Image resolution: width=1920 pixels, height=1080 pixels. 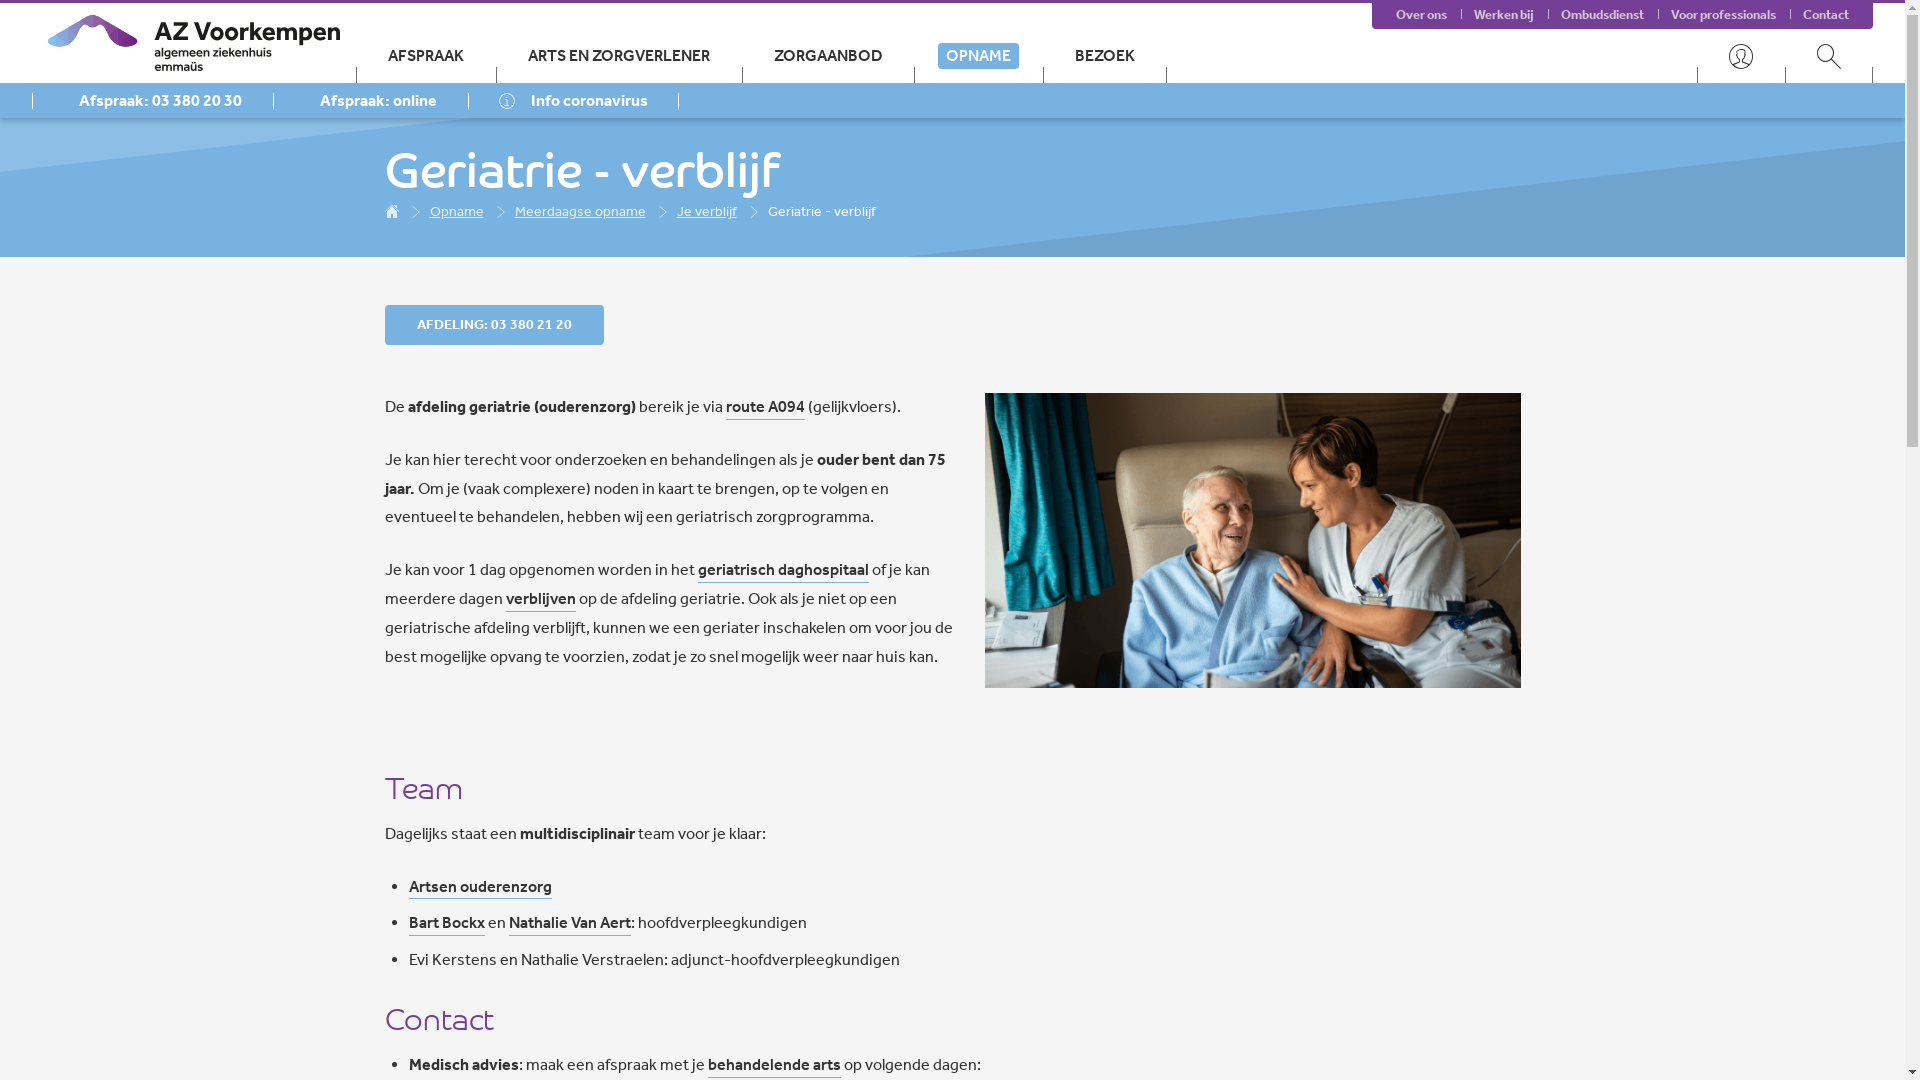 I want to click on 'Meerdaagse opname', so click(x=578, y=211).